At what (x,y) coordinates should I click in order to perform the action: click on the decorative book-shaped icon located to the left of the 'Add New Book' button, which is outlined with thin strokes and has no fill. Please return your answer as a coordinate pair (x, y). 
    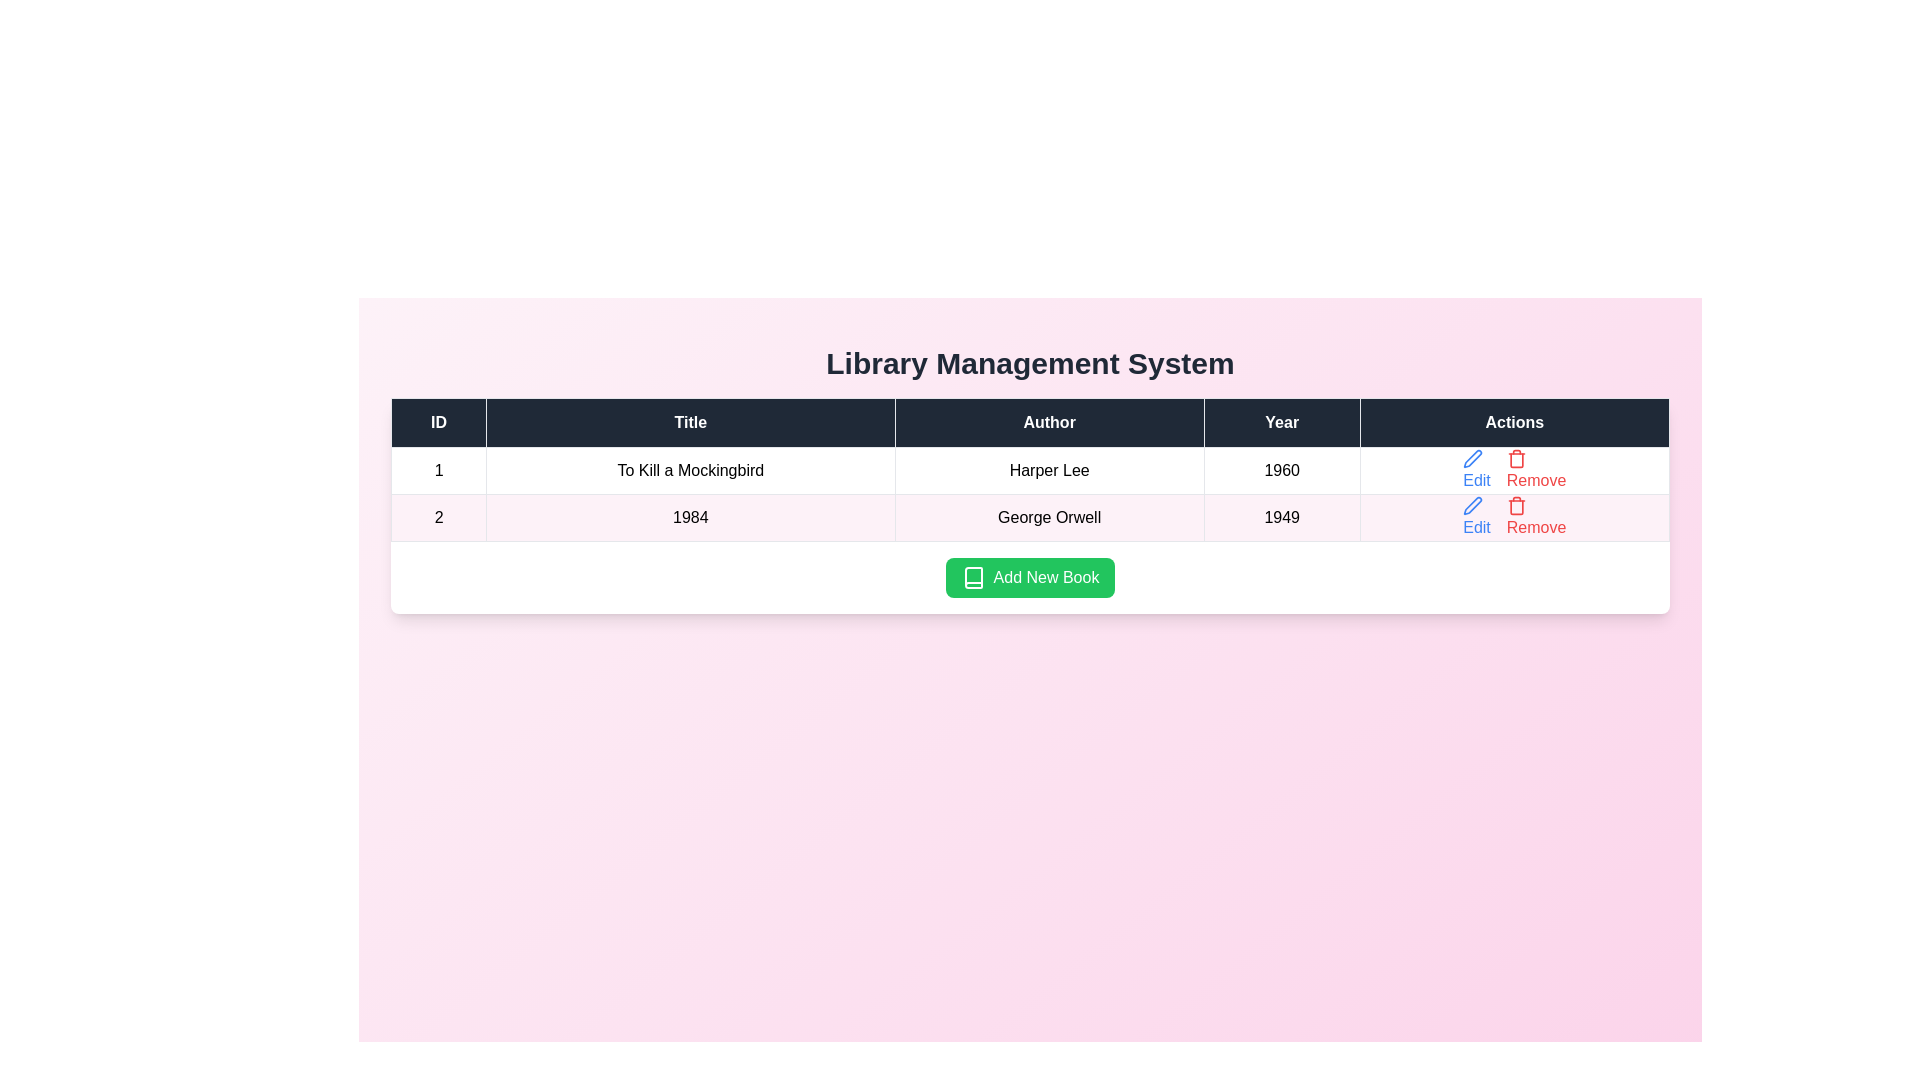
    Looking at the image, I should click on (973, 578).